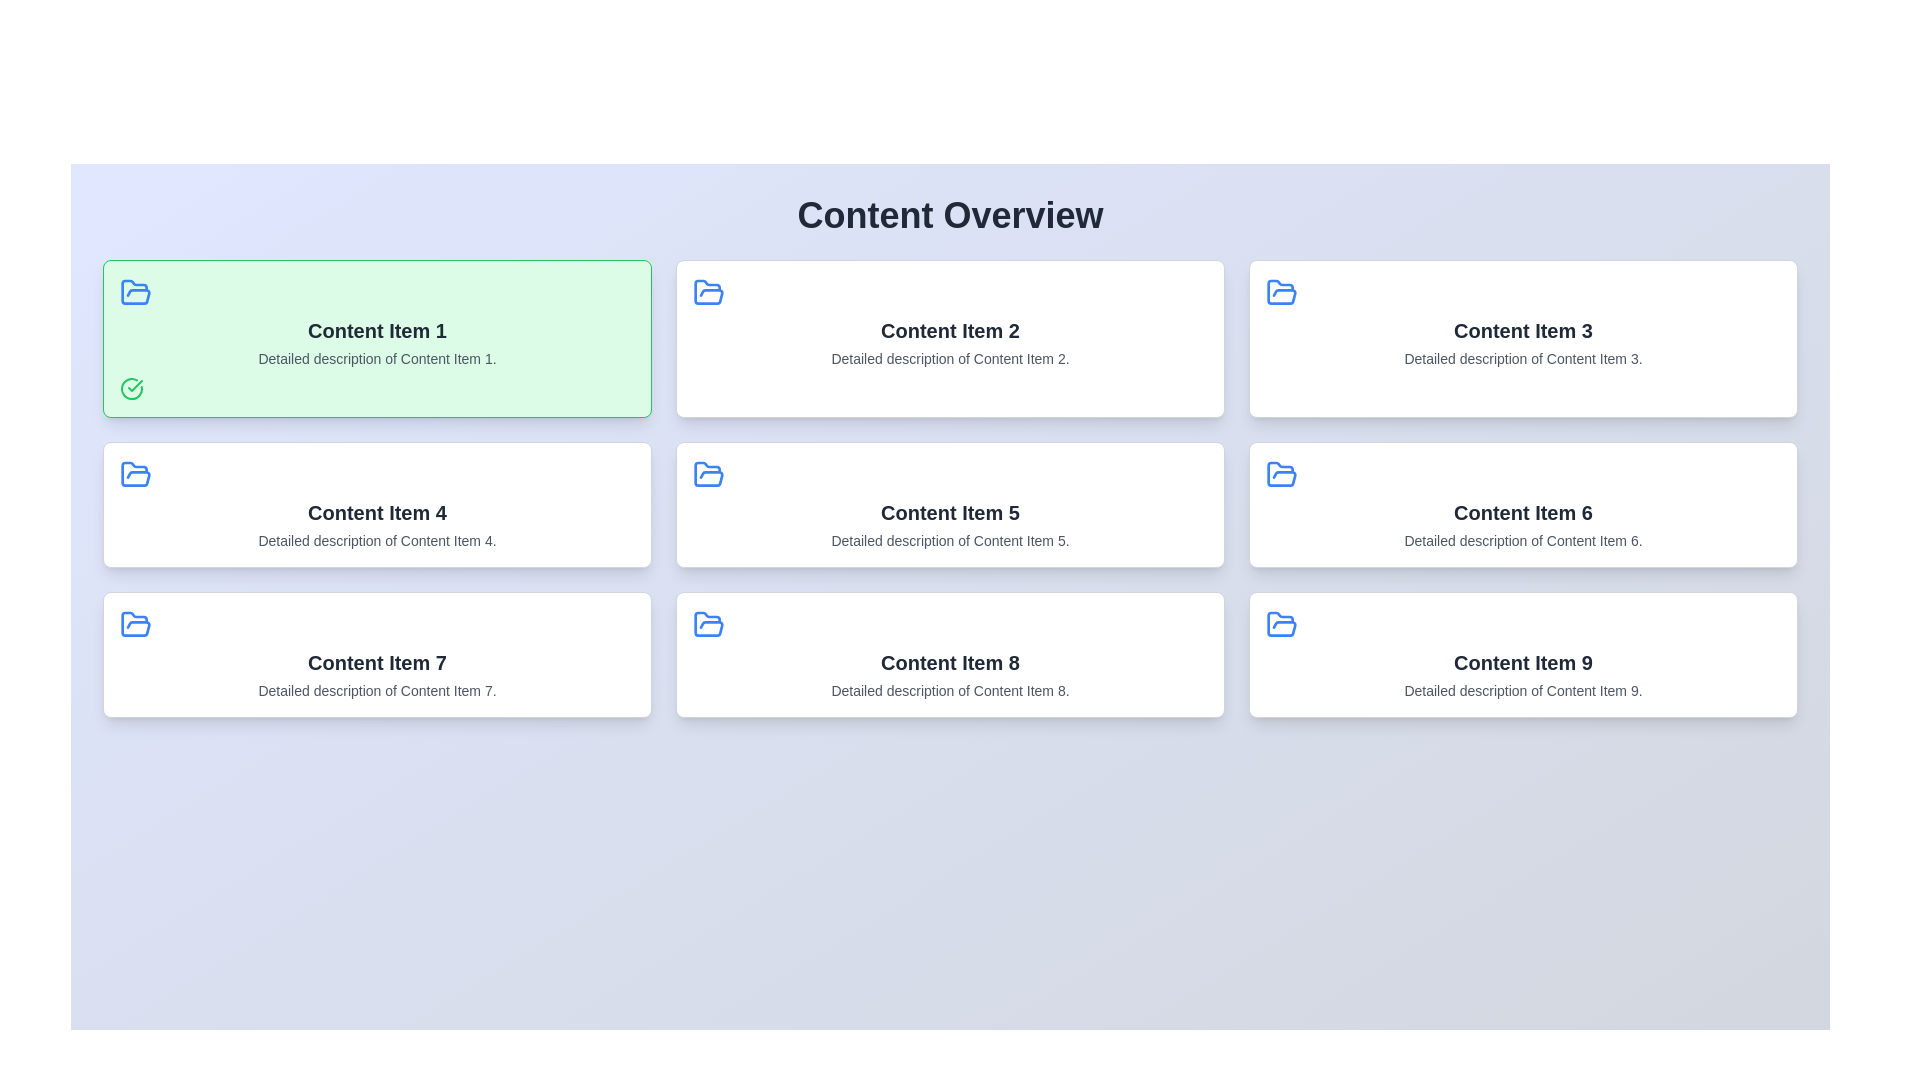 The width and height of the screenshot is (1920, 1080). Describe the element at coordinates (1522, 540) in the screenshot. I see `the descriptive text label for 'Content Item 6' located in the second row and third column of the grid, positioned below its title` at that location.